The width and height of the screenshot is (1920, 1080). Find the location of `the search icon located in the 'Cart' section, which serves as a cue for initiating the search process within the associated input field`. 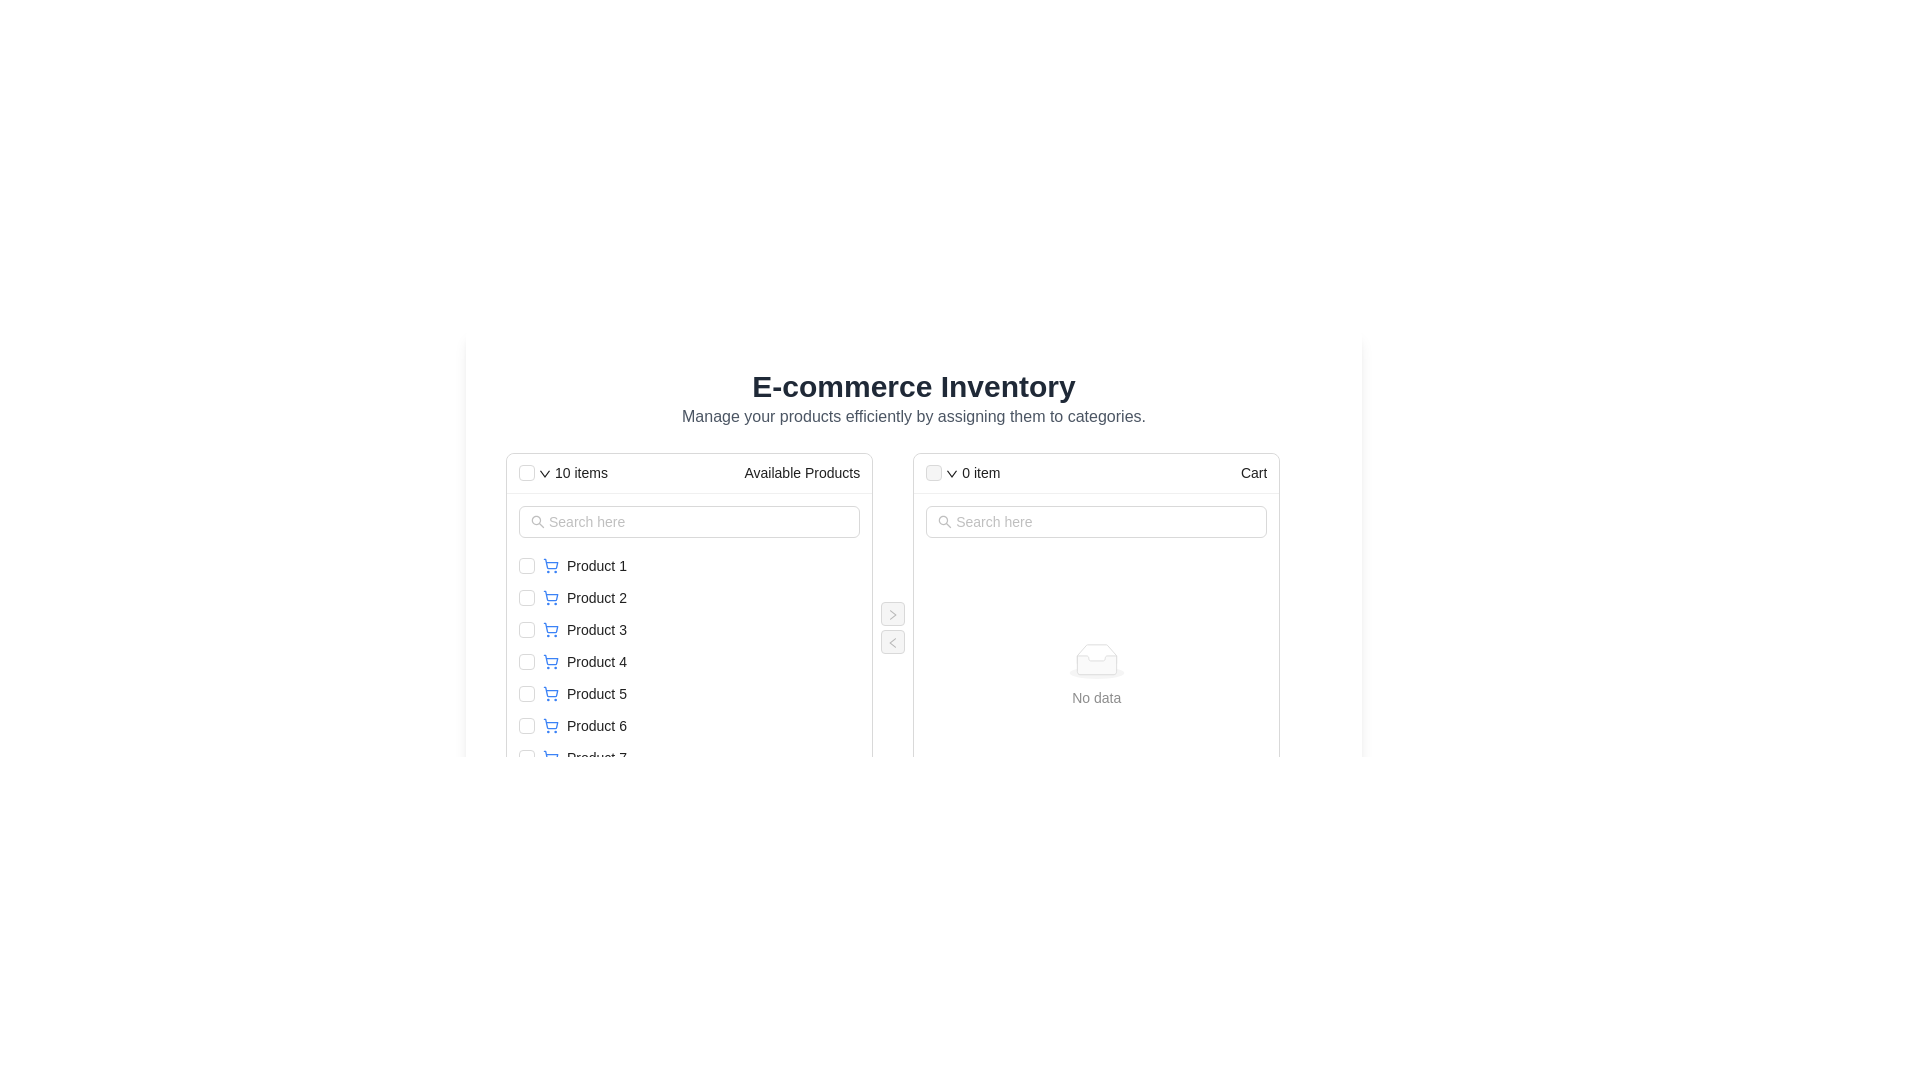

the search icon located in the 'Cart' section, which serves as a cue for initiating the search process within the associated input field is located at coordinates (944, 520).